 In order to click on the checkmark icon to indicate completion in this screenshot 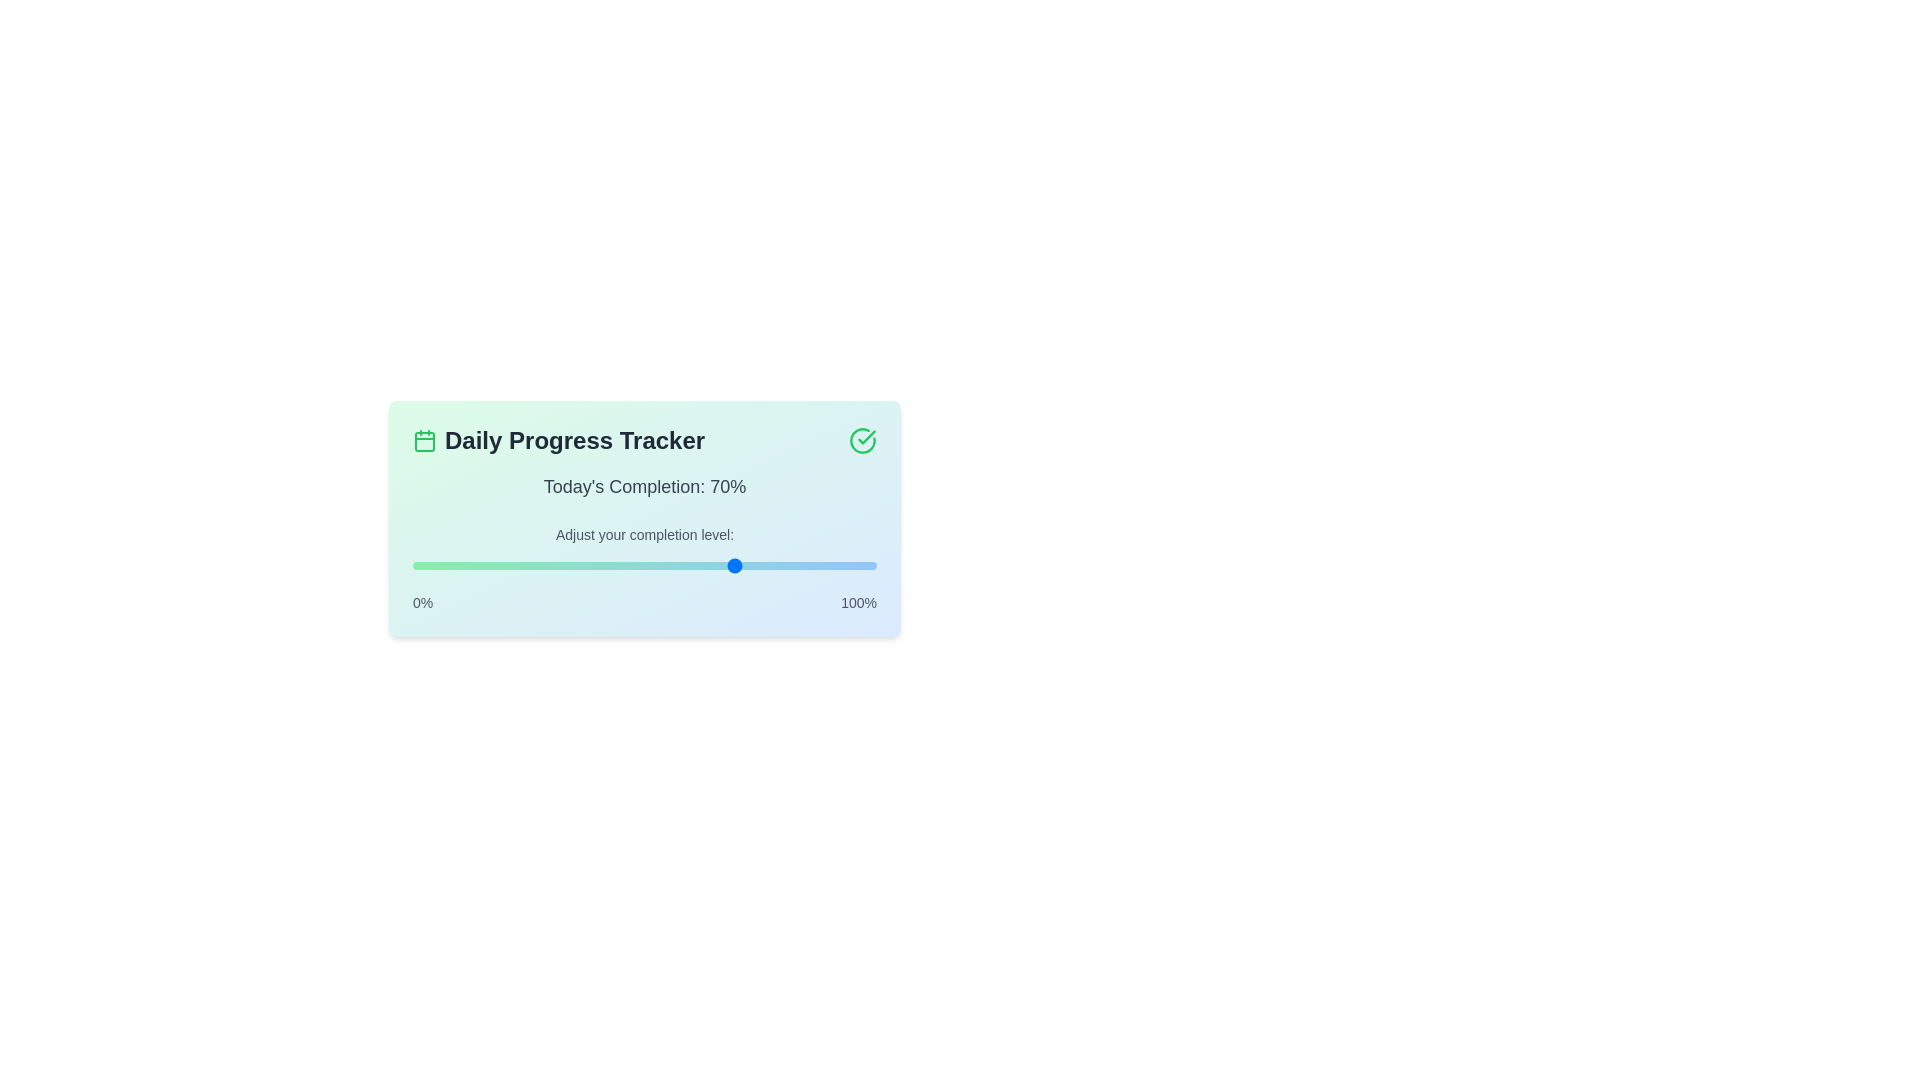, I will do `click(863, 439)`.